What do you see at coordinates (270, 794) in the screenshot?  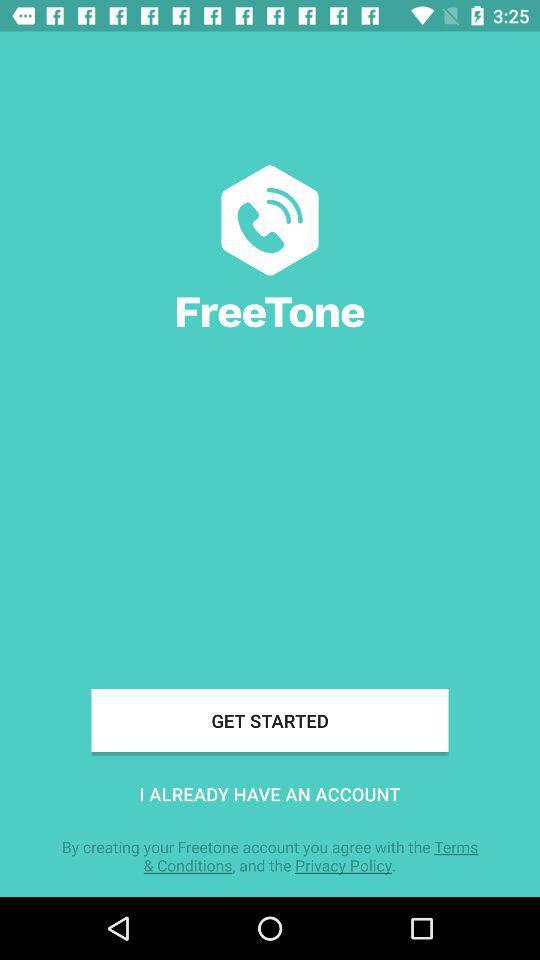 I see `item below the get started icon` at bounding box center [270, 794].